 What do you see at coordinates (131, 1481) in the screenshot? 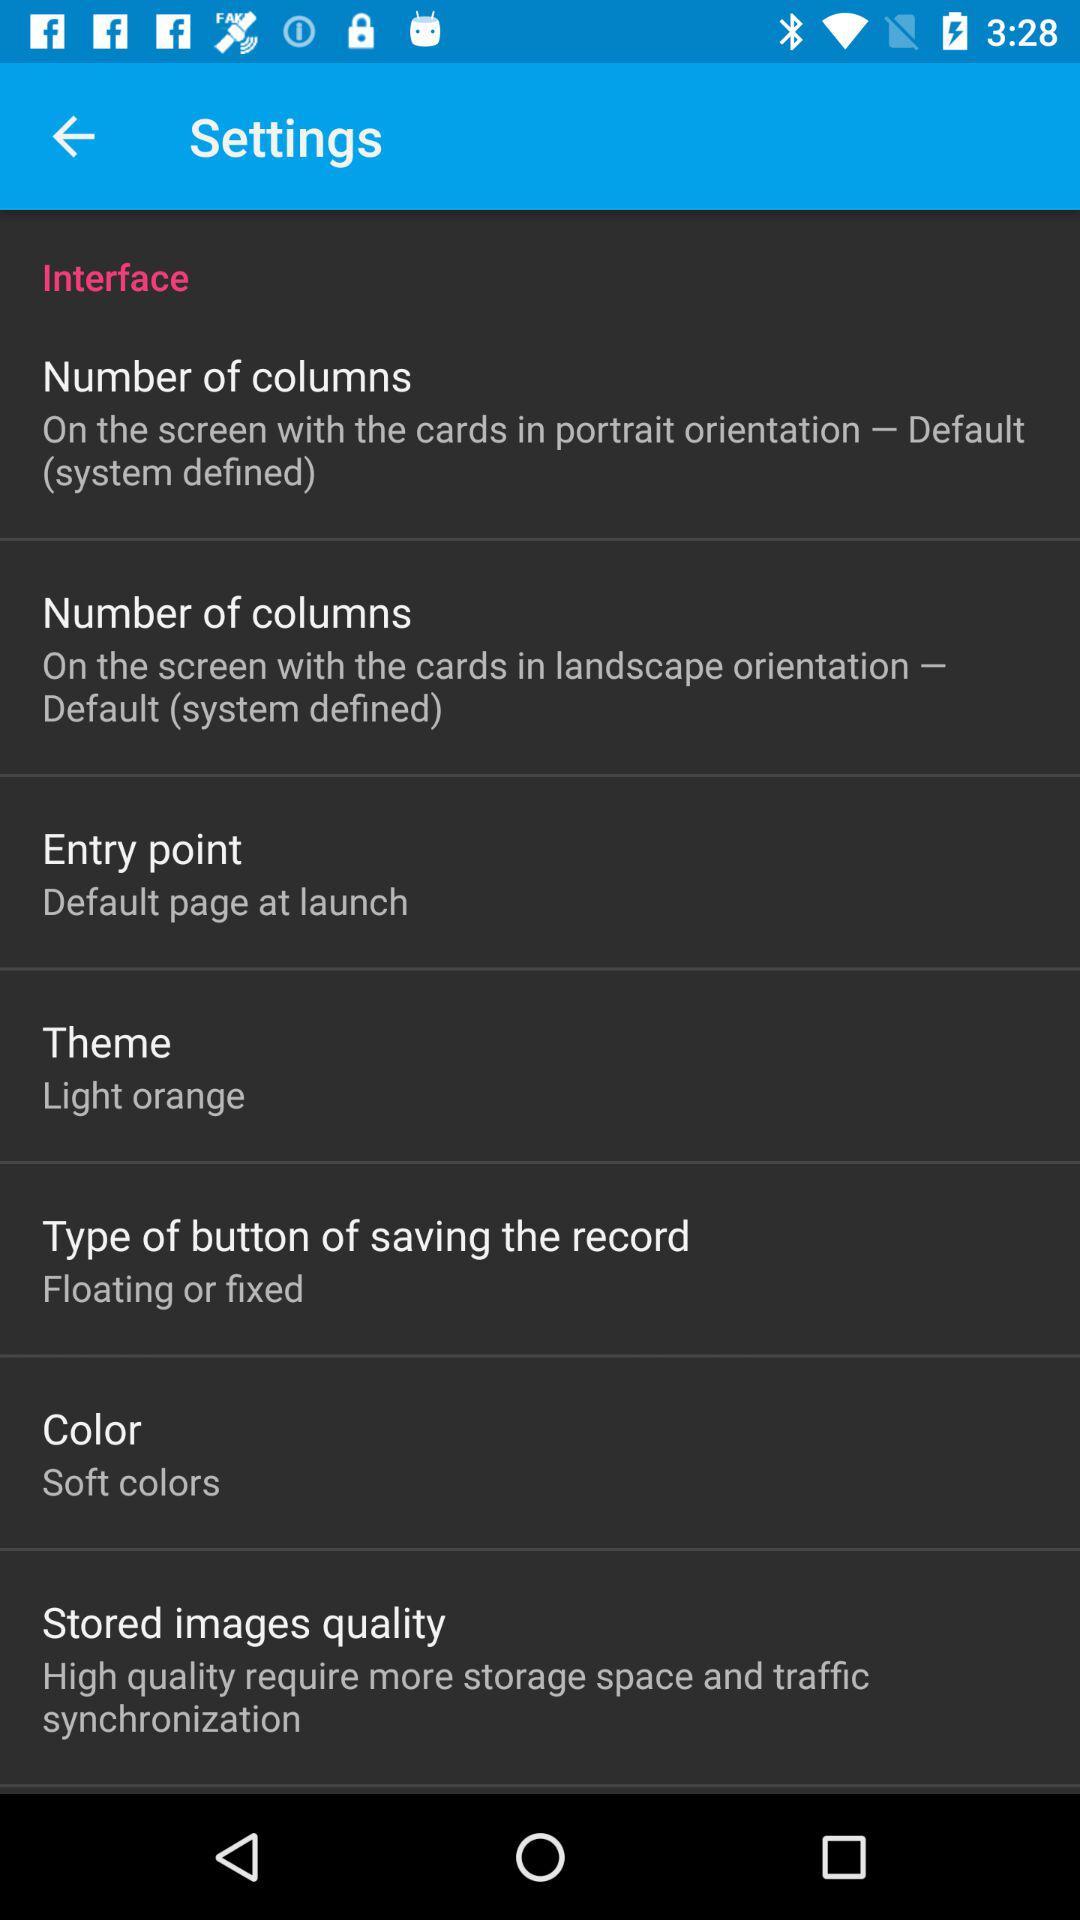
I see `the soft colors item` at bounding box center [131, 1481].